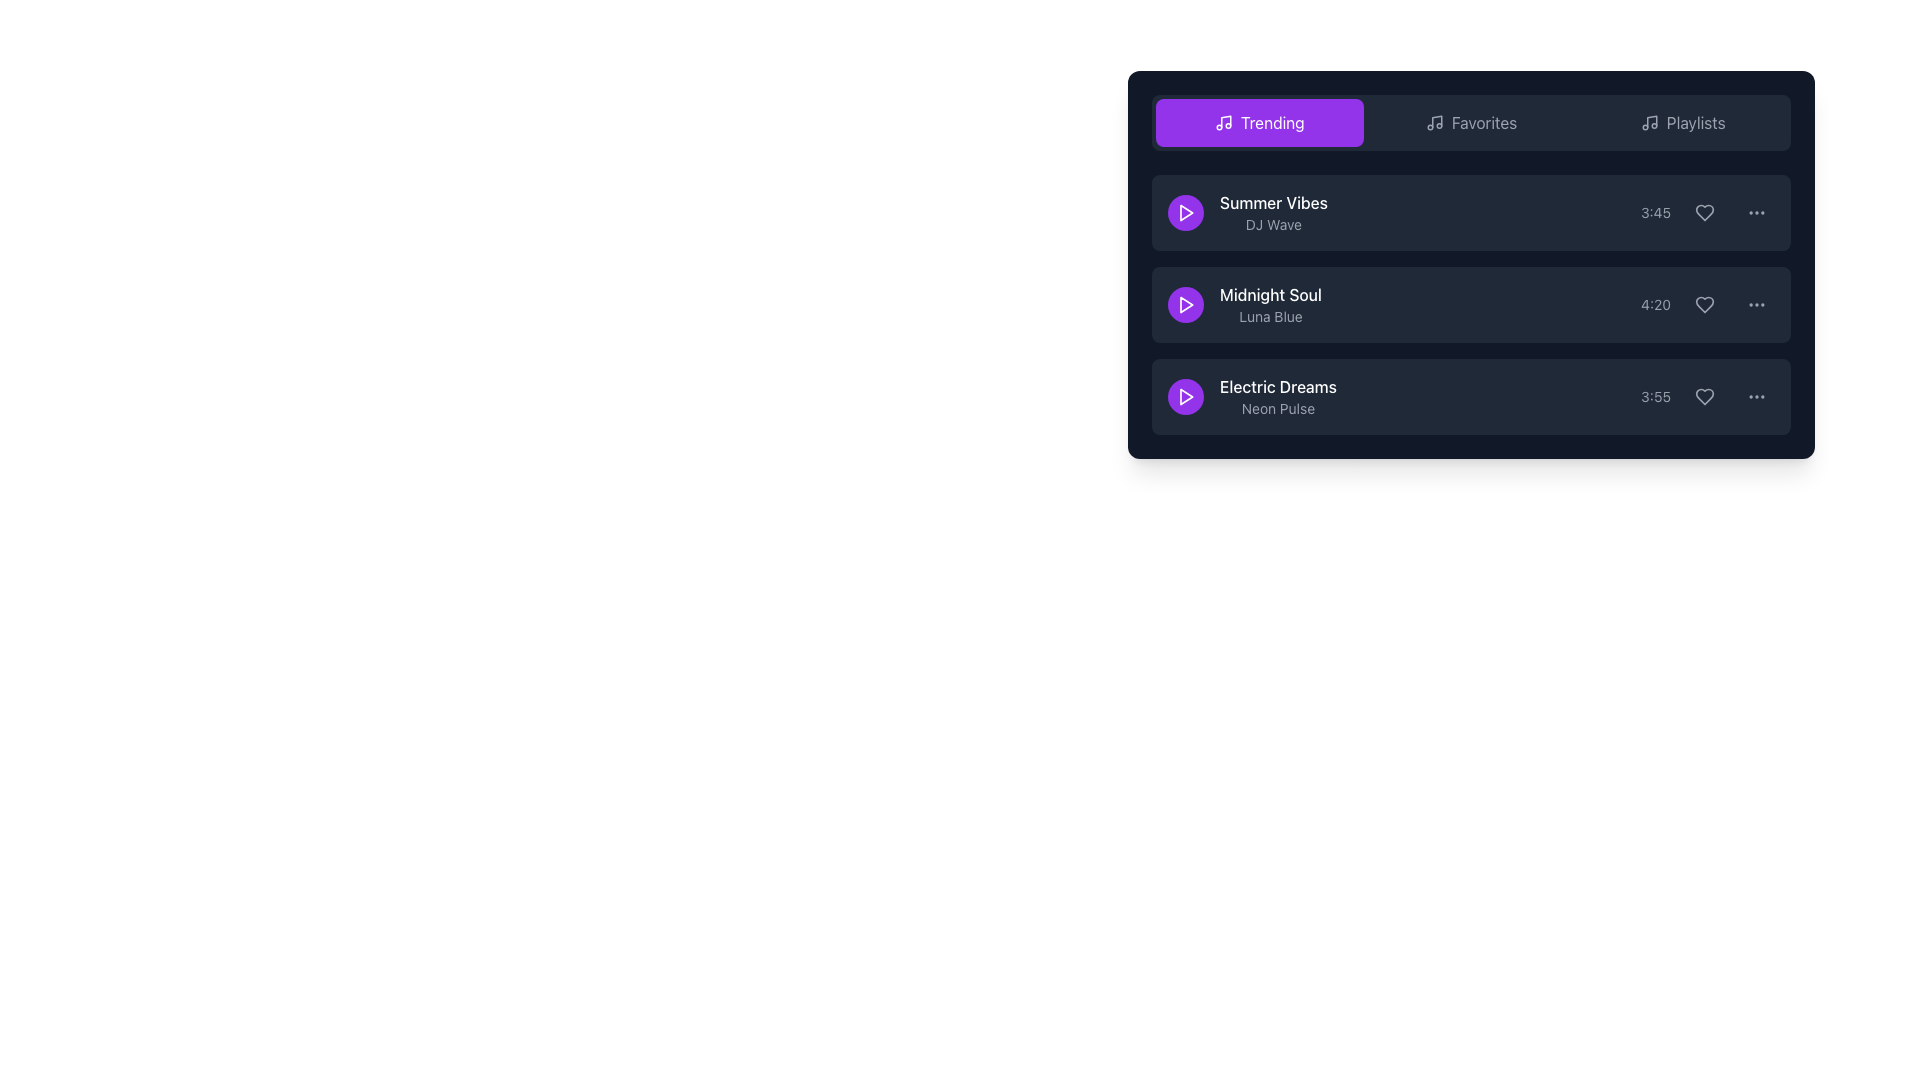 The height and width of the screenshot is (1080, 1920). What do you see at coordinates (1707, 212) in the screenshot?
I see `the heart icon located at the right end of the first list item` at bounding box center [1707, 212].